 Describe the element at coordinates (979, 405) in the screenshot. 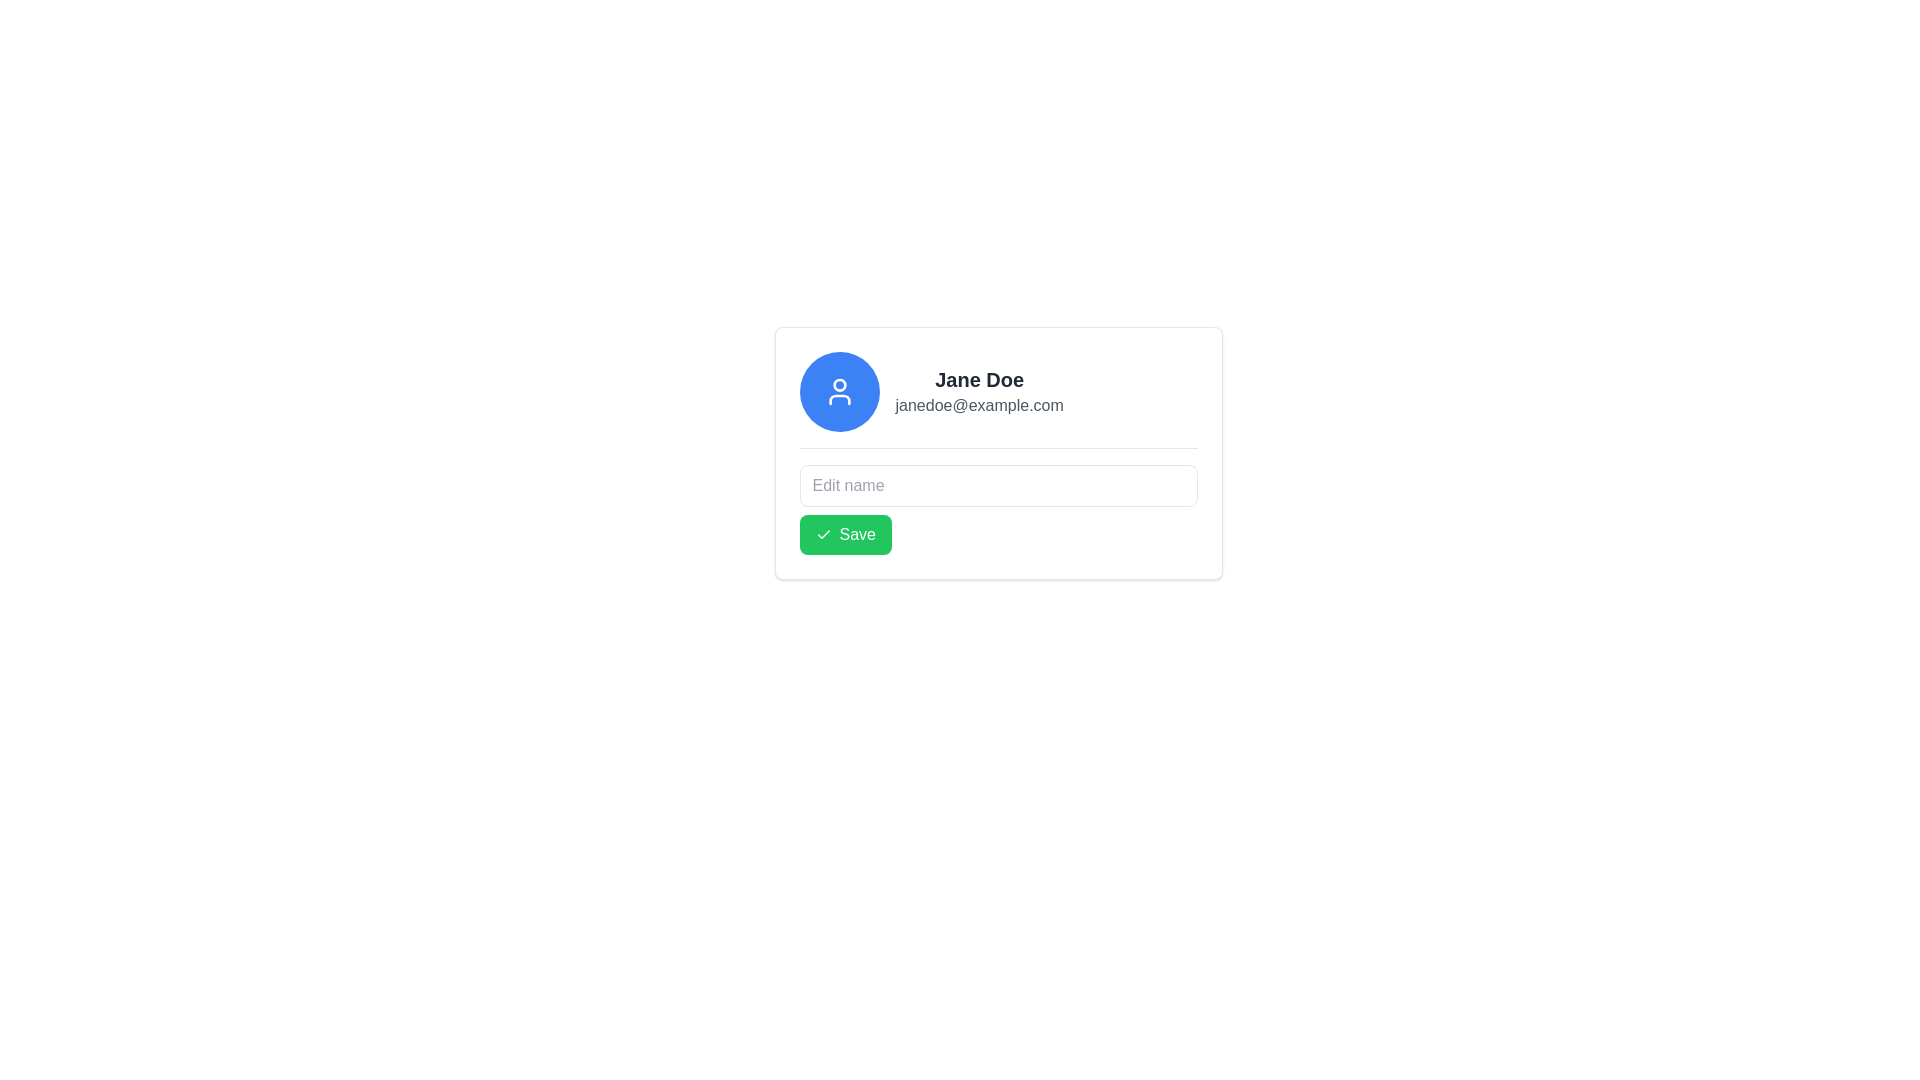

I see `the text label displaying the email address 'janedoe@example.com', which is styled in gray and positioned below the name 'Jane Doe'` at that location.